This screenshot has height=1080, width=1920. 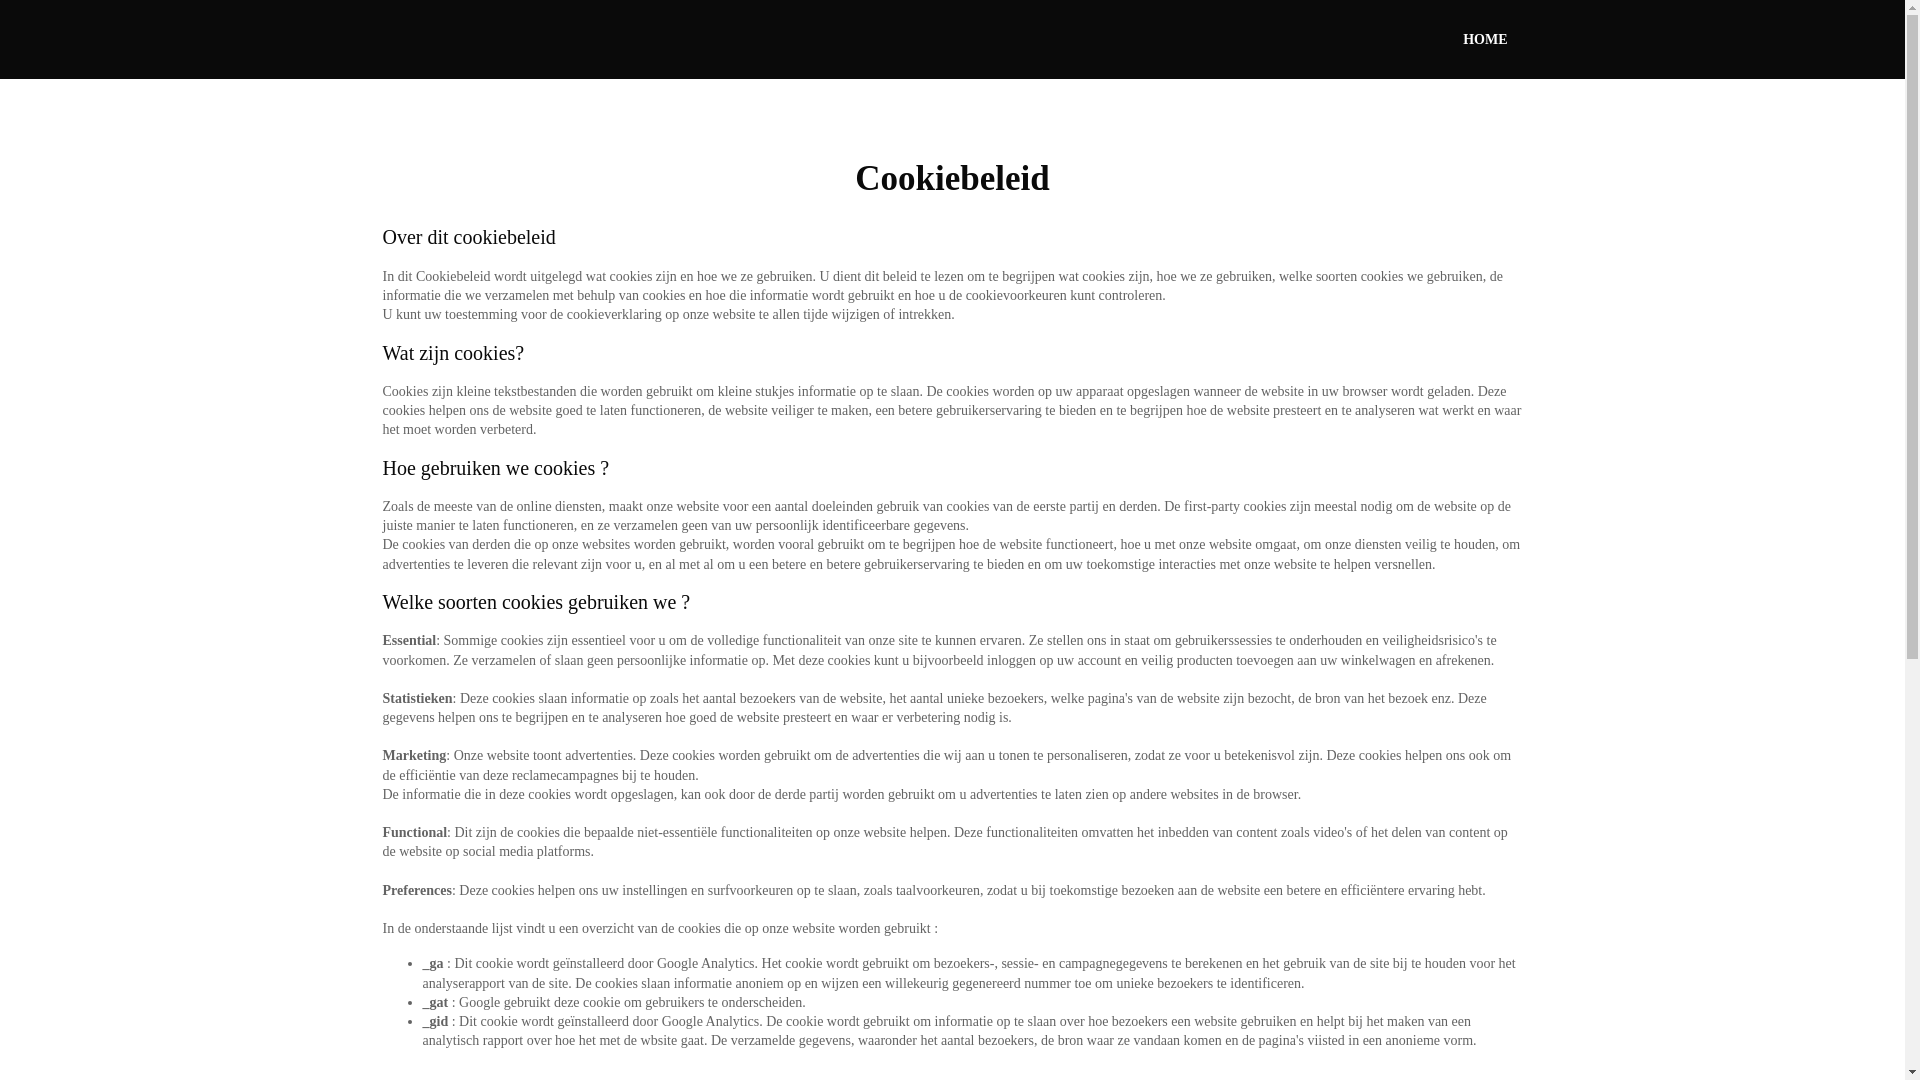 What do you see at coordinates (1484, 39) in the screenshot?
I see `'HOME'` at bounding box center [1484, 39].